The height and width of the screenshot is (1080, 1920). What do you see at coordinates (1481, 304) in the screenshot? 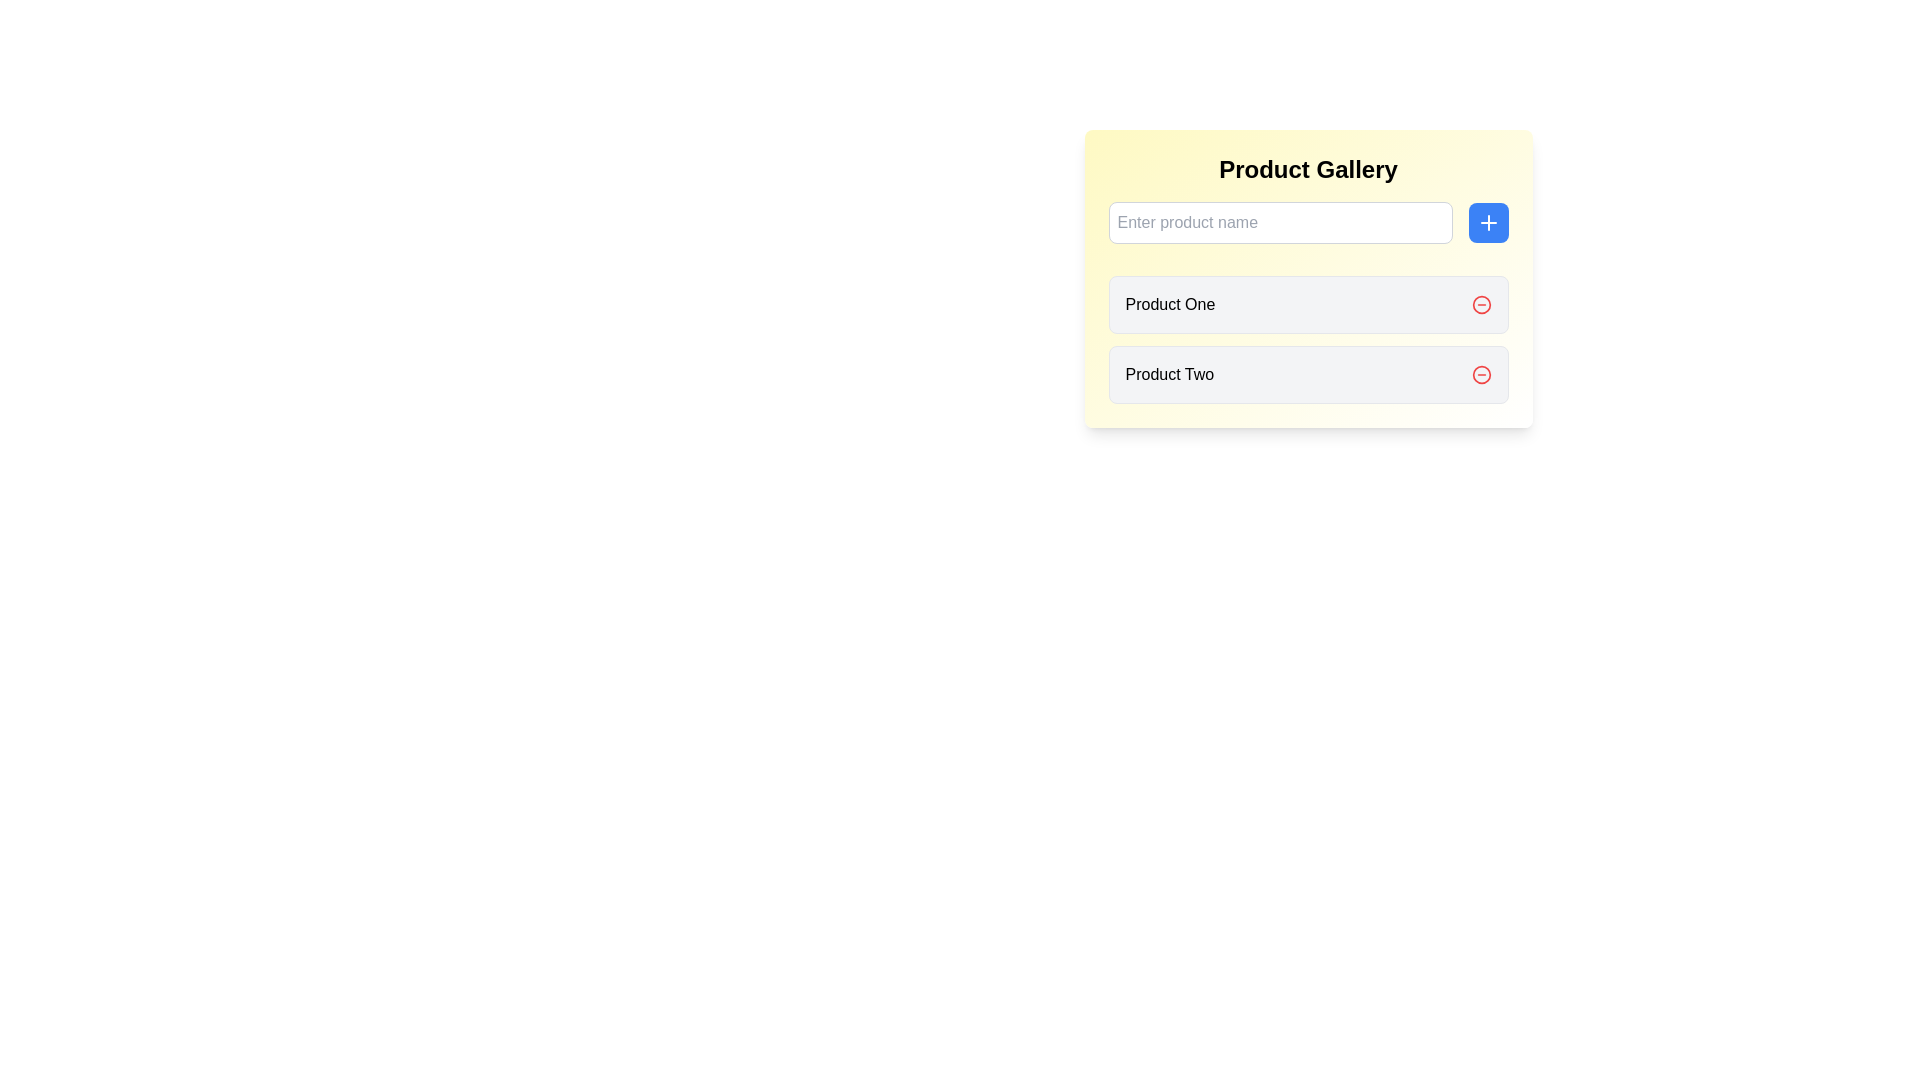
I see `the removal icon button for the 'Product One' entry in the 'Product Gallery' section` at bounding box center [1481, 304].